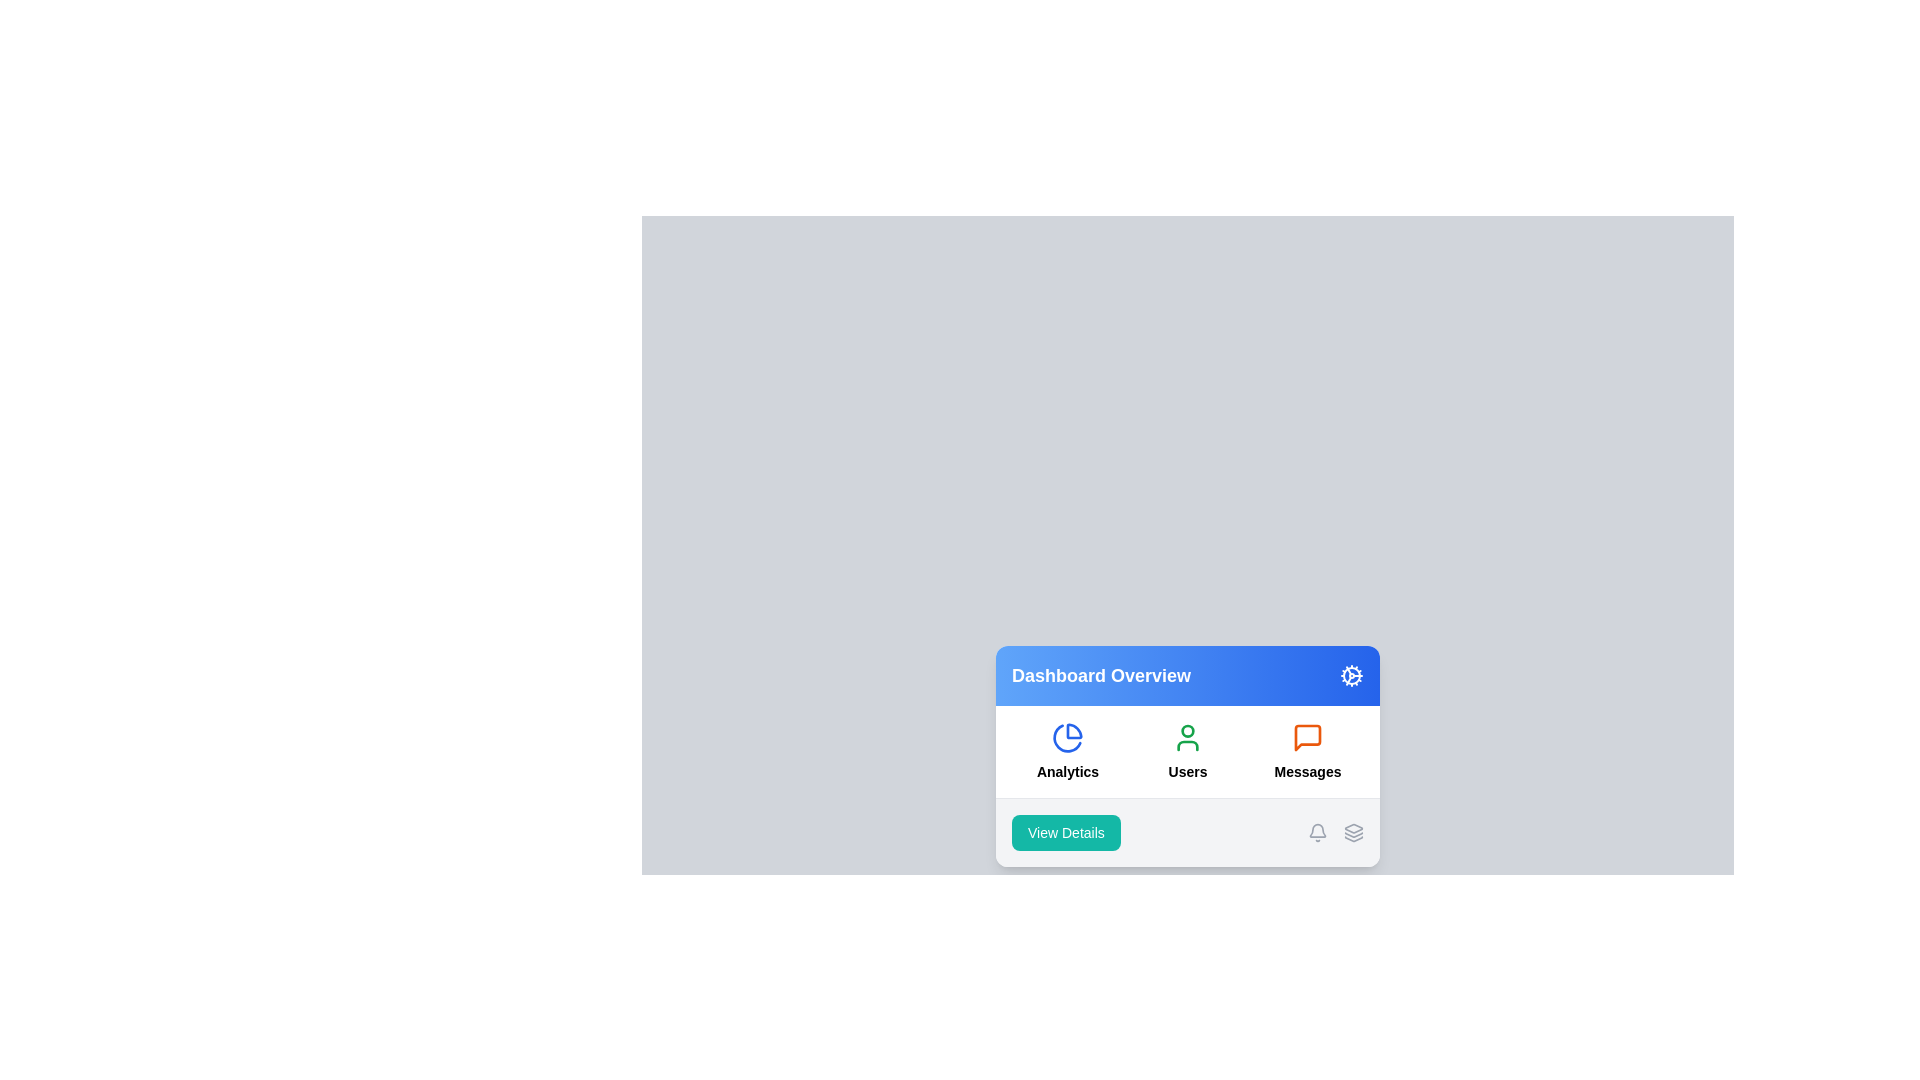  I want to click on the messaging icon located above the 'Messages' label within the vertical group labeled 'Messages', so click(1308, 736).